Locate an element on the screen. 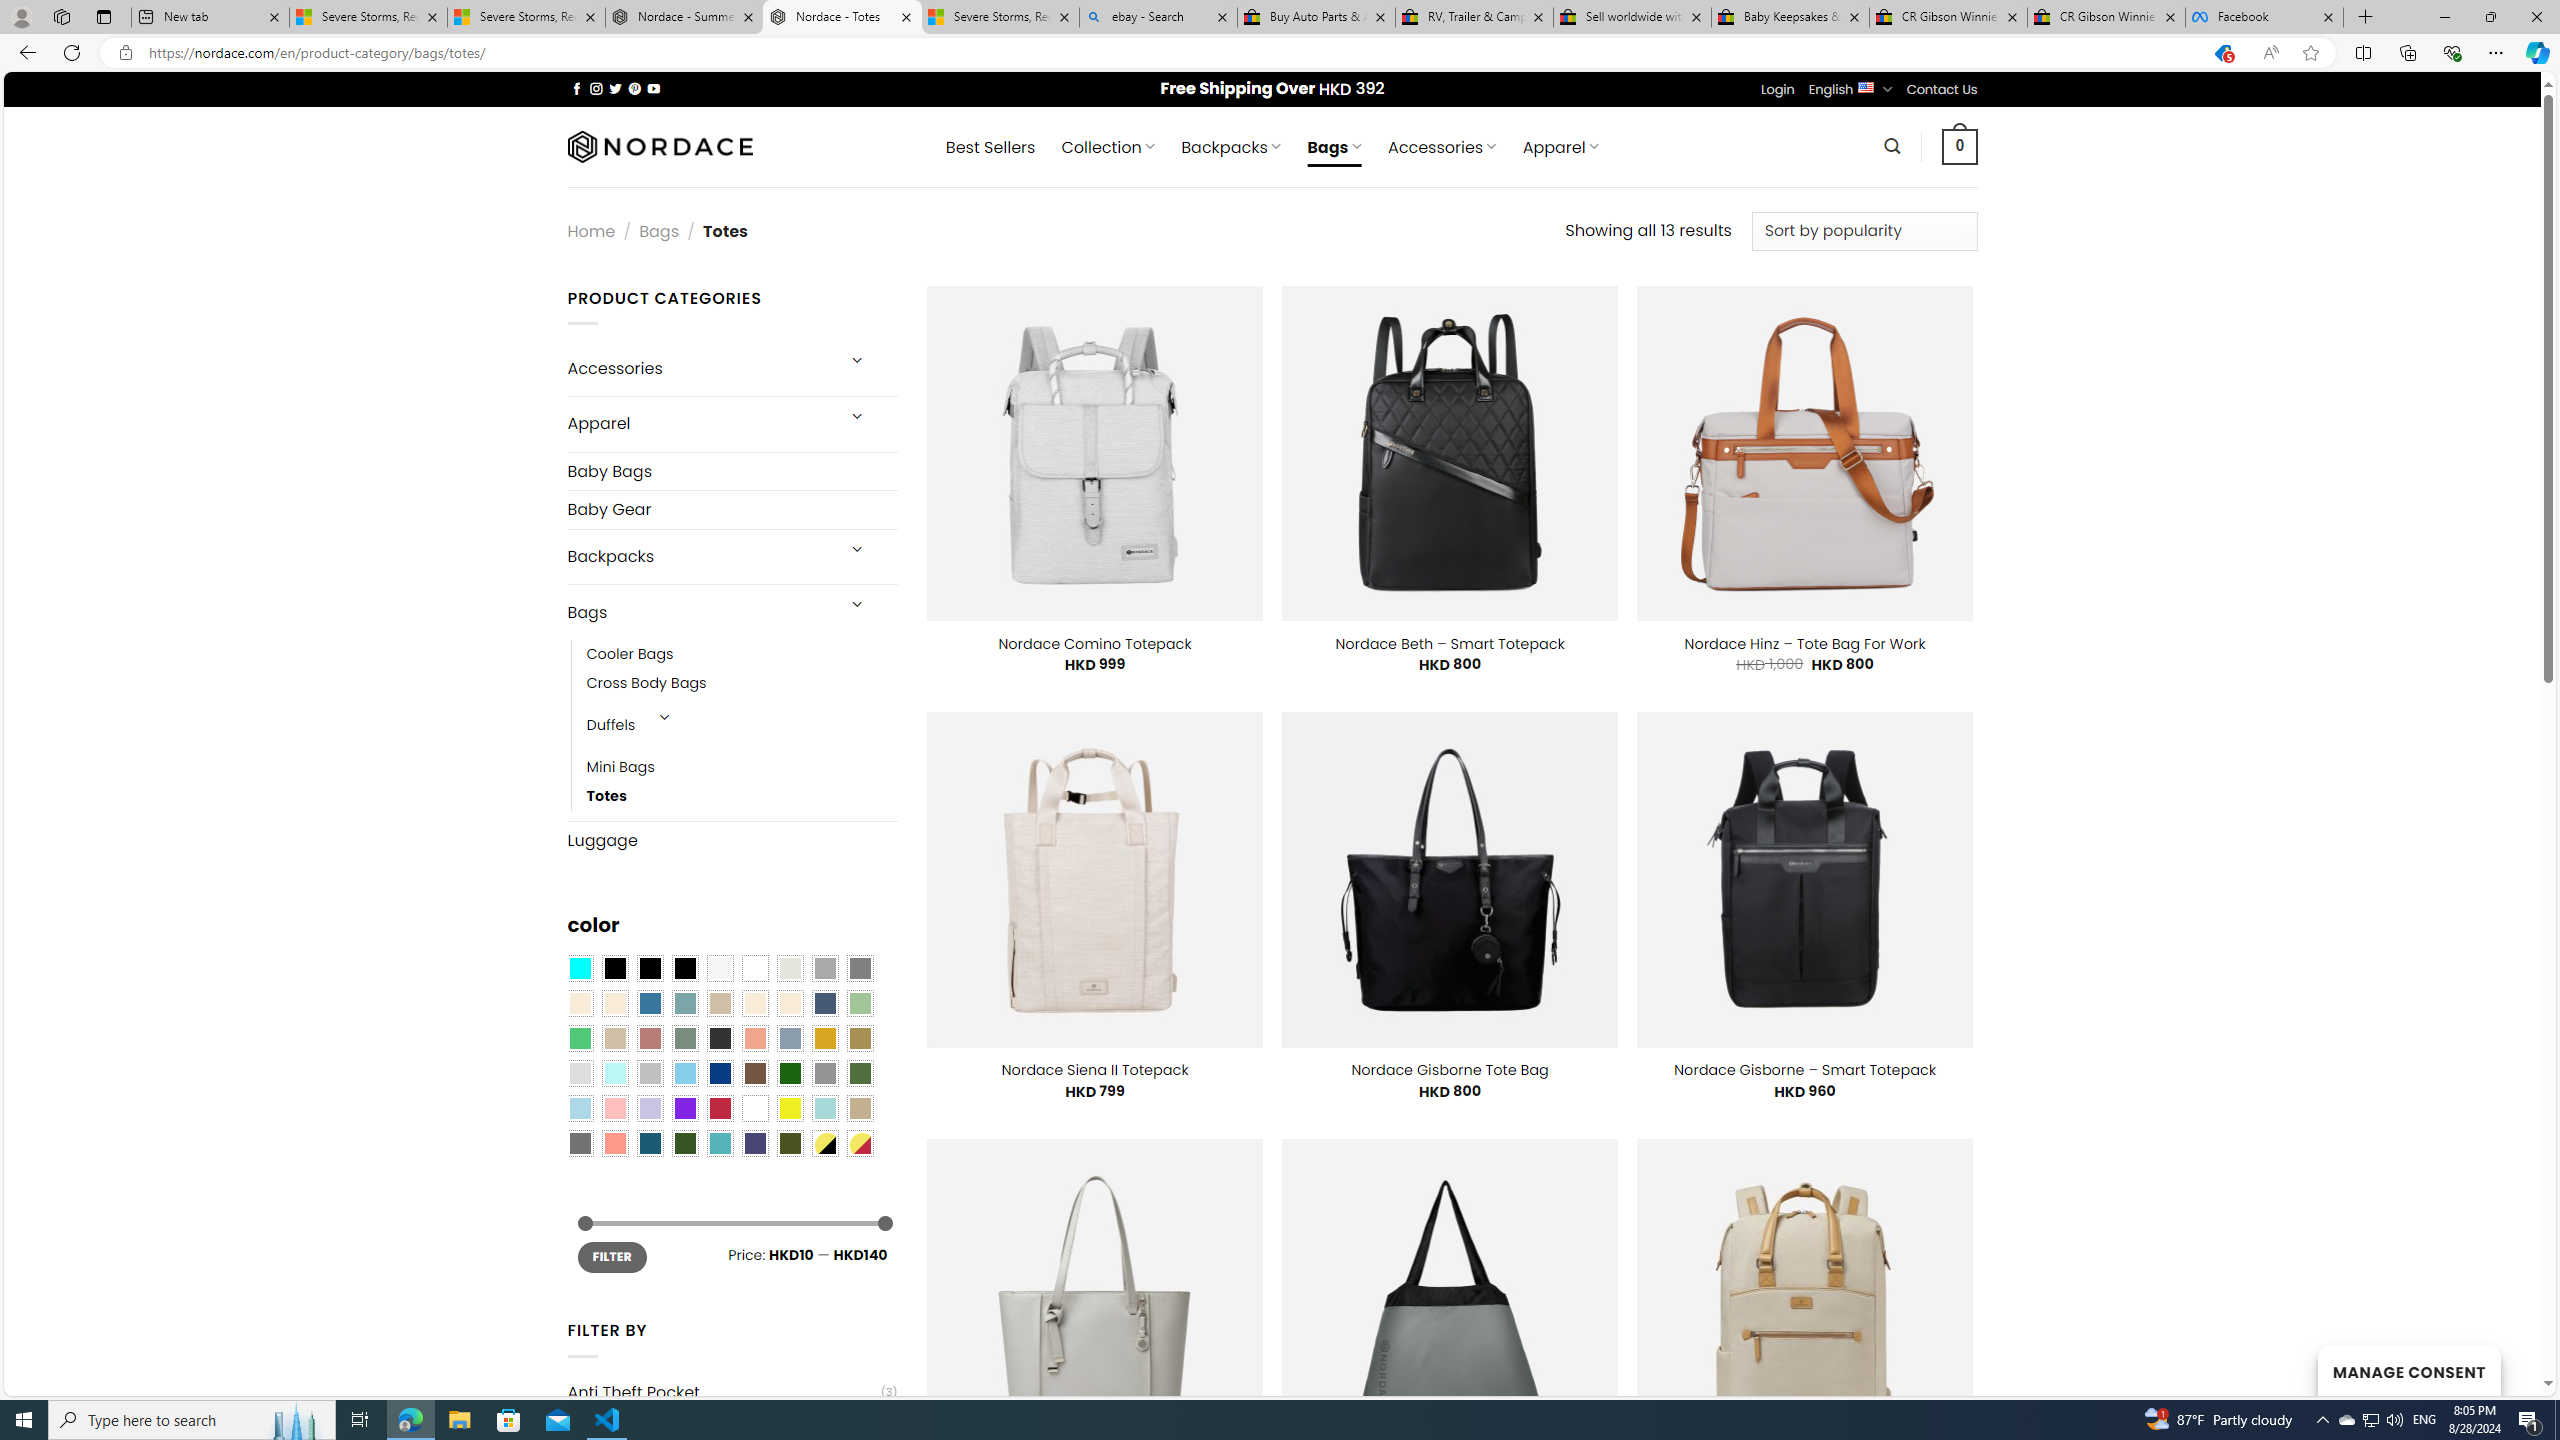 This screenshot has width=2560, height=1440. 'Brown' is located at coordinates (754, 1073).